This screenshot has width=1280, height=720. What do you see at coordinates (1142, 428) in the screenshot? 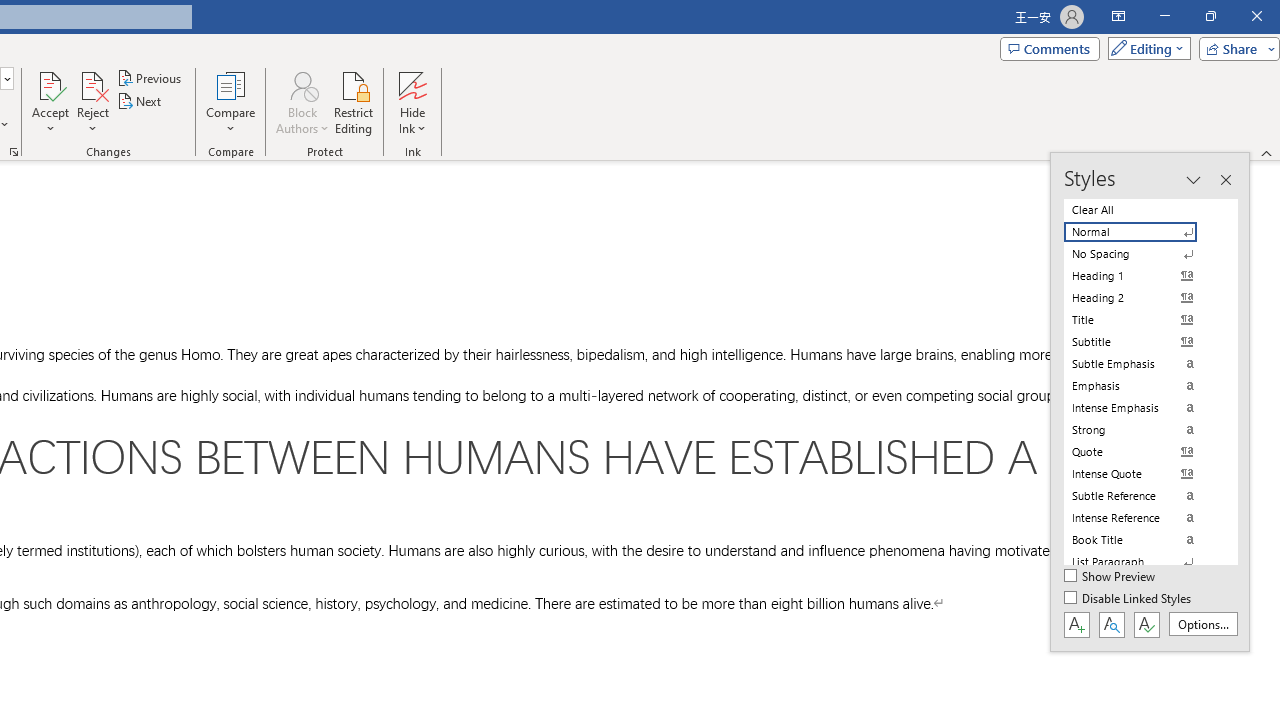
I see `'Strong'` at bounding box center [1142, 428].